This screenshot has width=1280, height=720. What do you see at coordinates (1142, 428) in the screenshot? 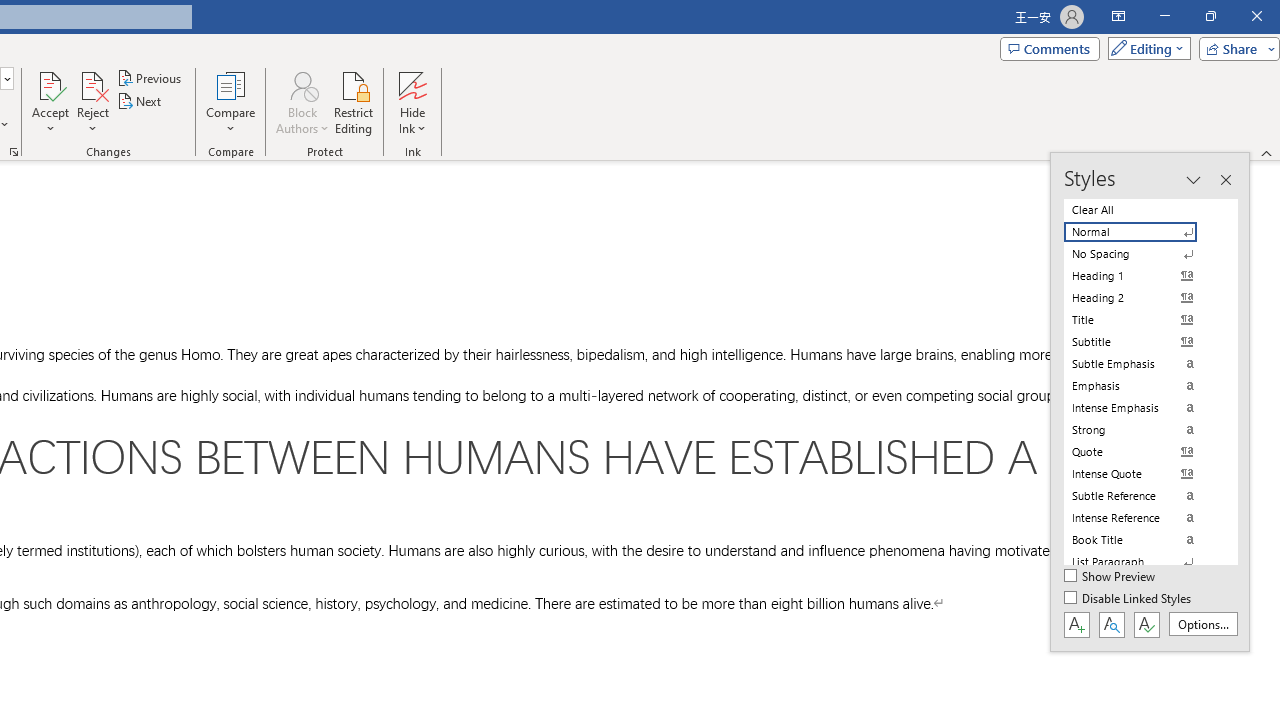
I see `'Strong'` at bounding box center [1142, 428].